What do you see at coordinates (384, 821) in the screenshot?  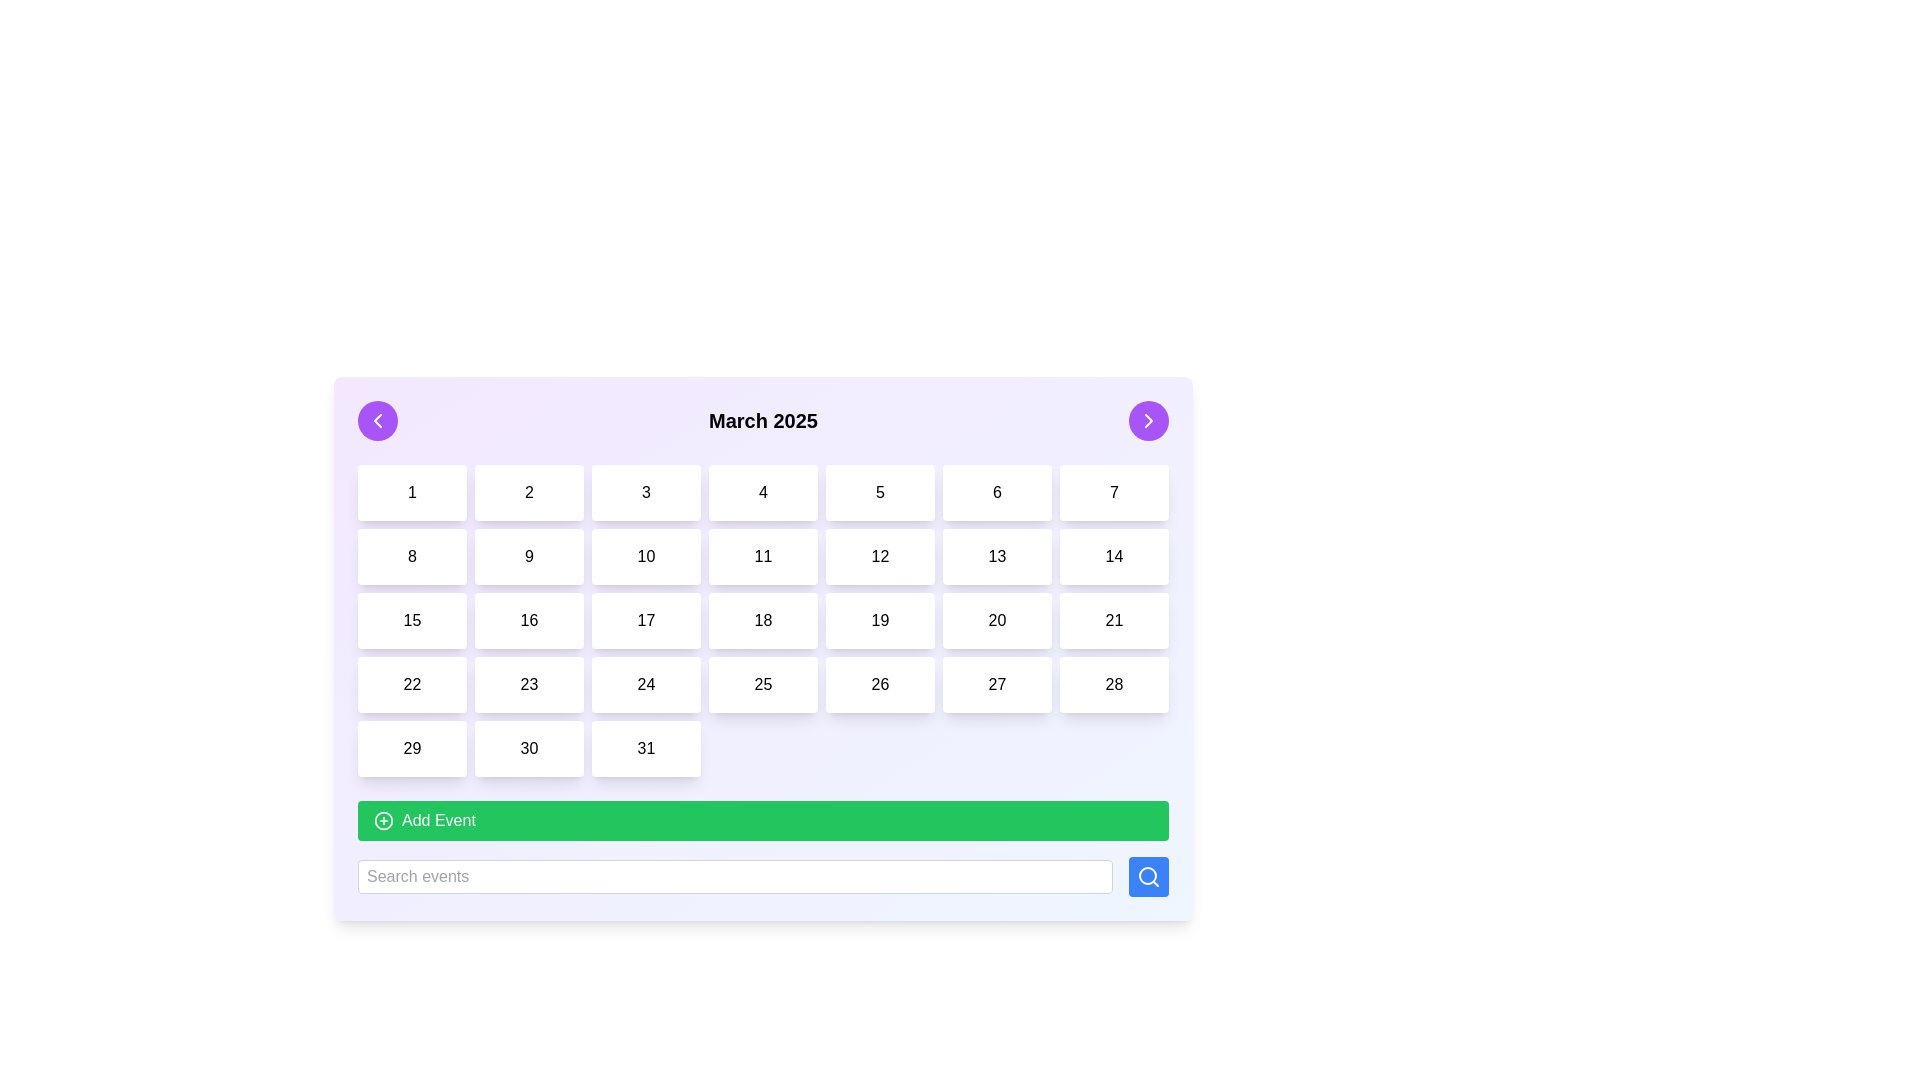 I see `the green button located to the left of the 'Add Event' text label at the bottom of the calendar interface` at bounding box center [384, 821].